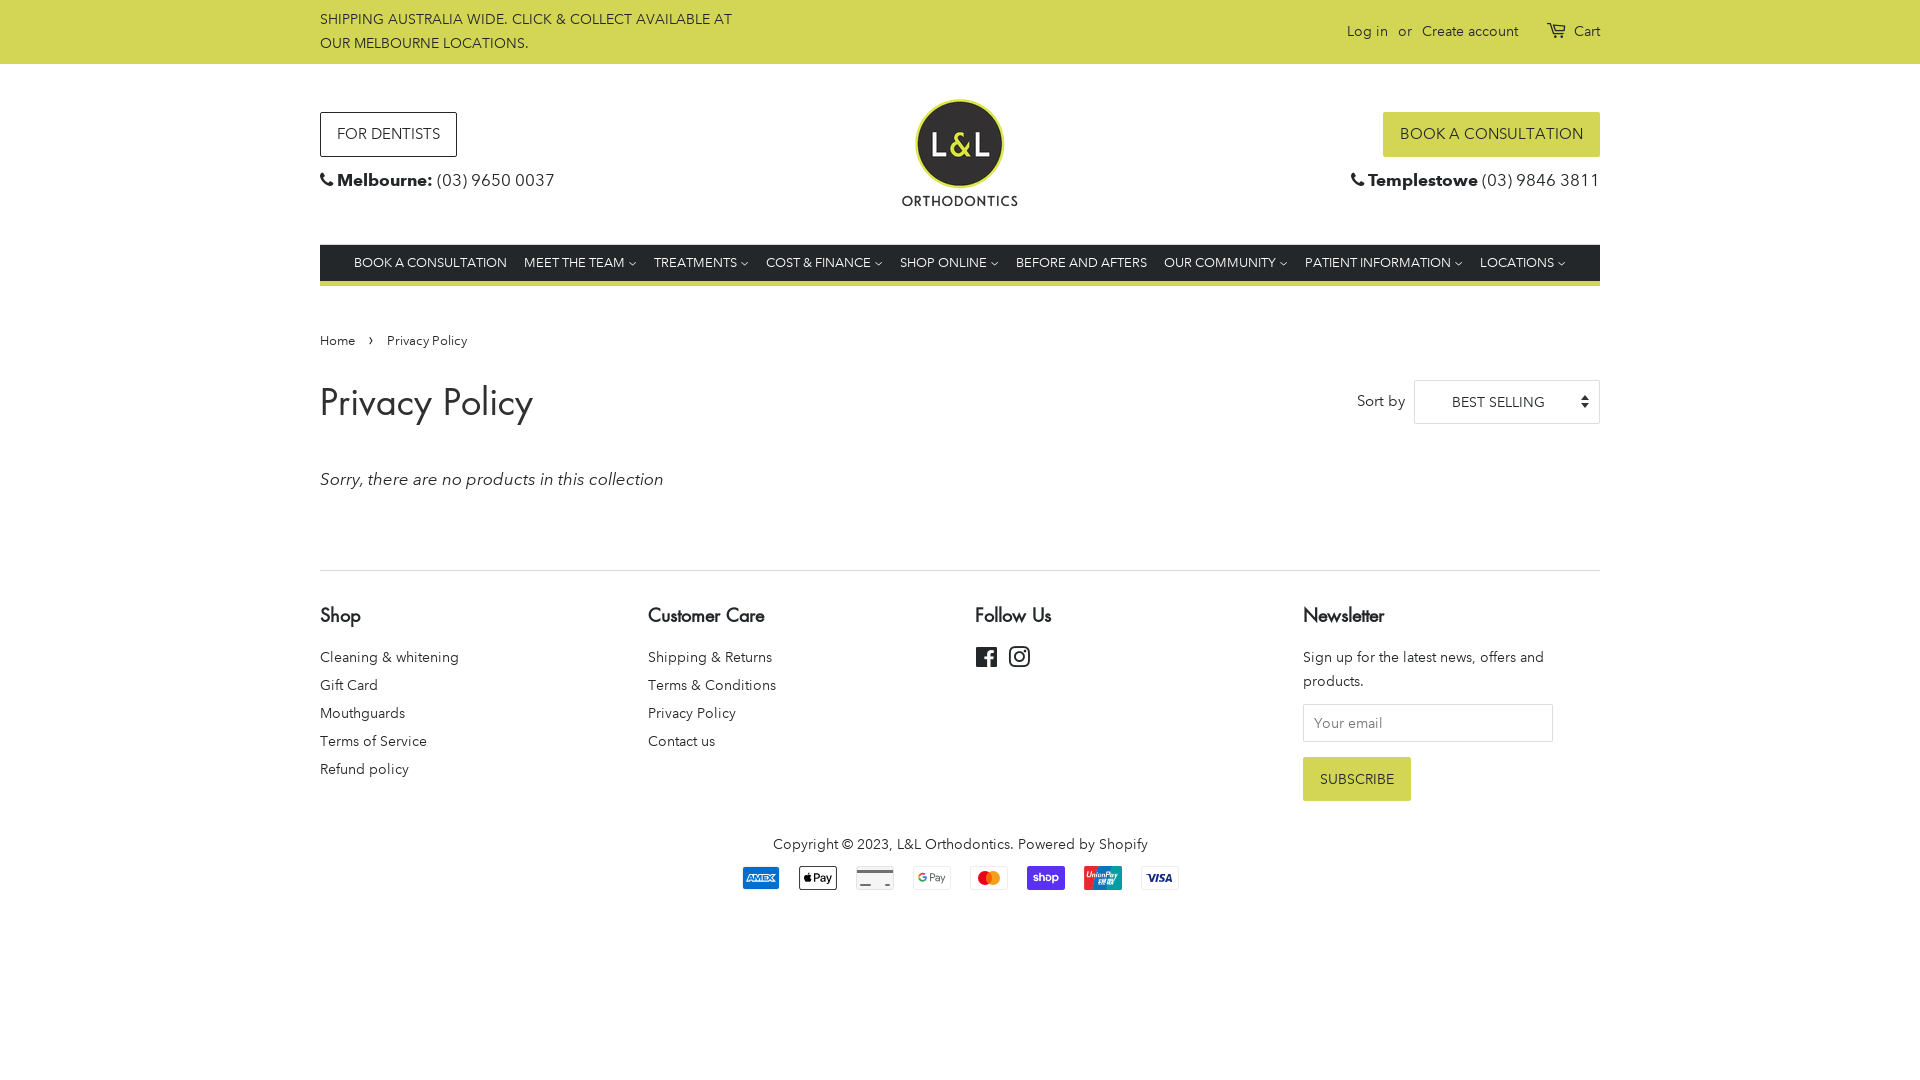 The width and height of the screenshot is (1920, 1080). I want to click on '(03) 9650 0037', so click(495, 180).